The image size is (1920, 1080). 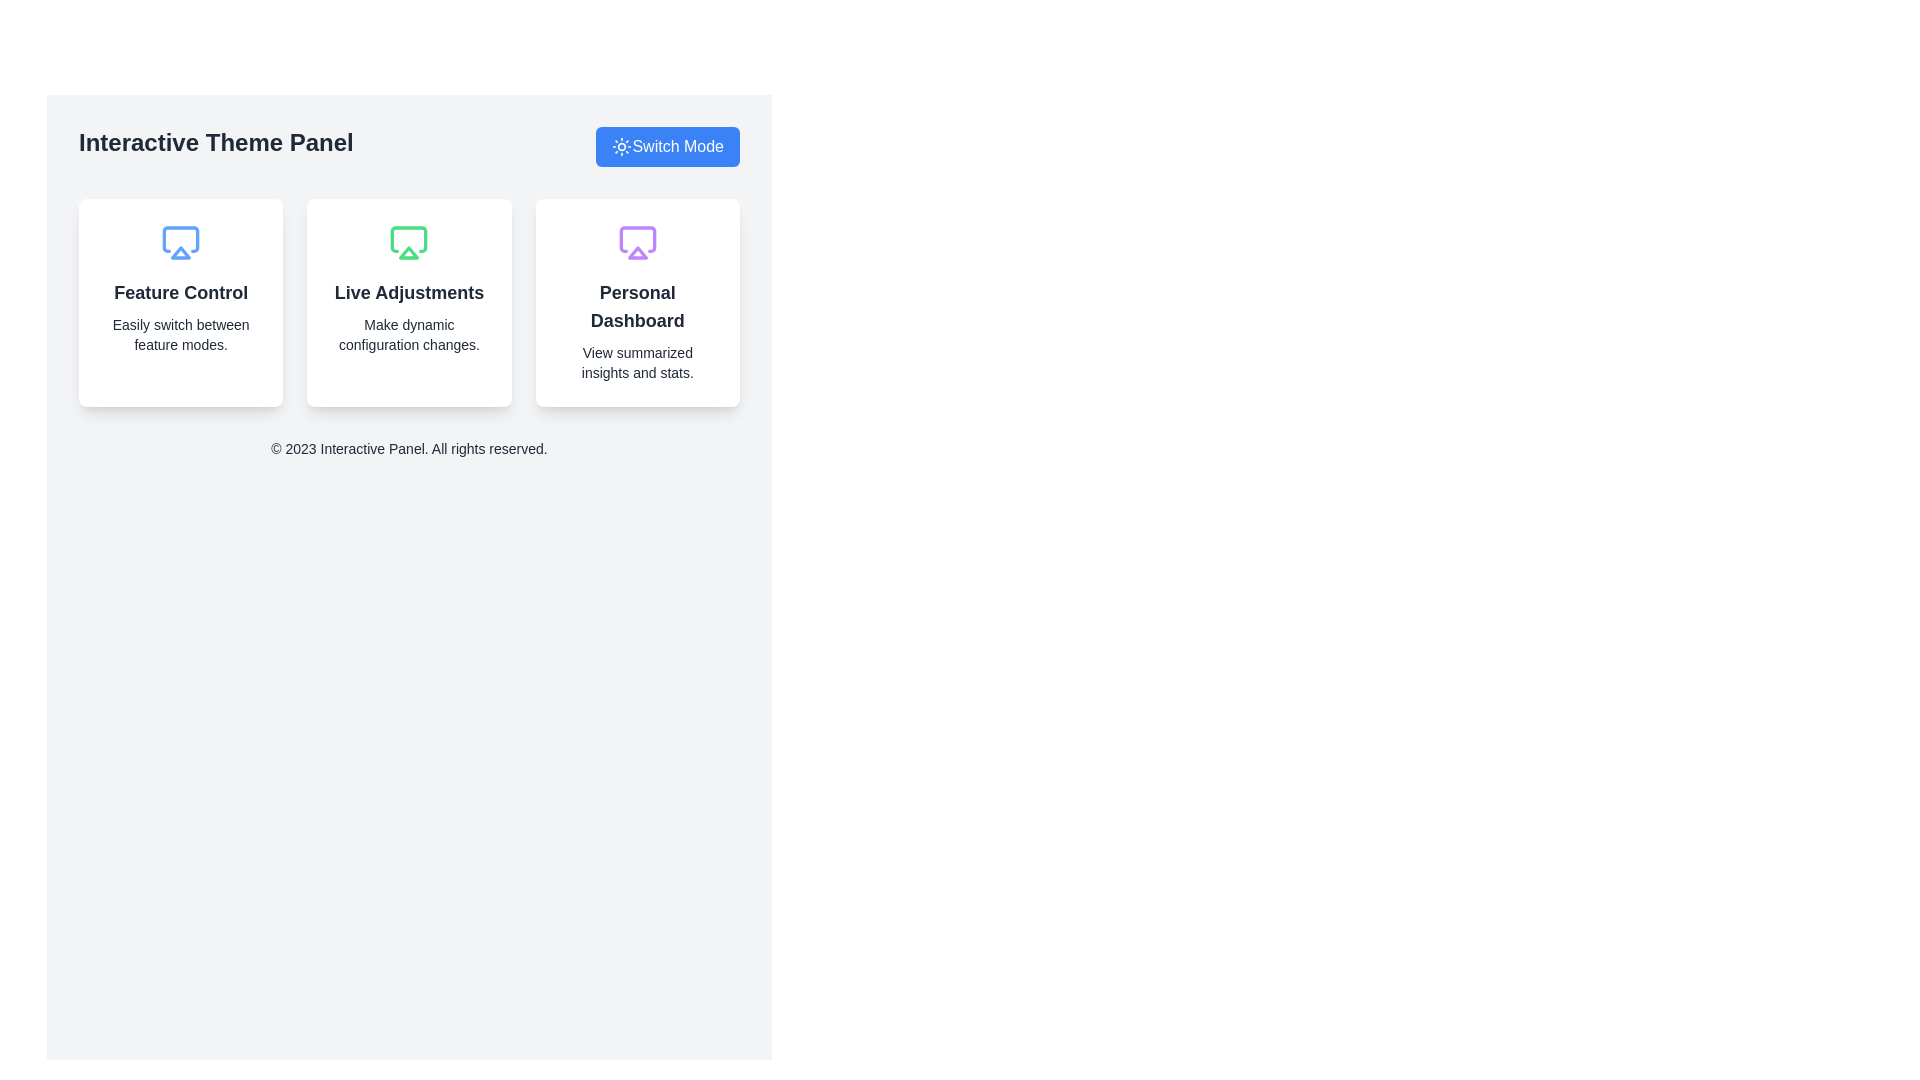 I want to click on the triangular SVG icon within the green rectangular icon located centrally in the second column of the row of three main icons representing functionalities in the interface, so click(x=408, y=252).